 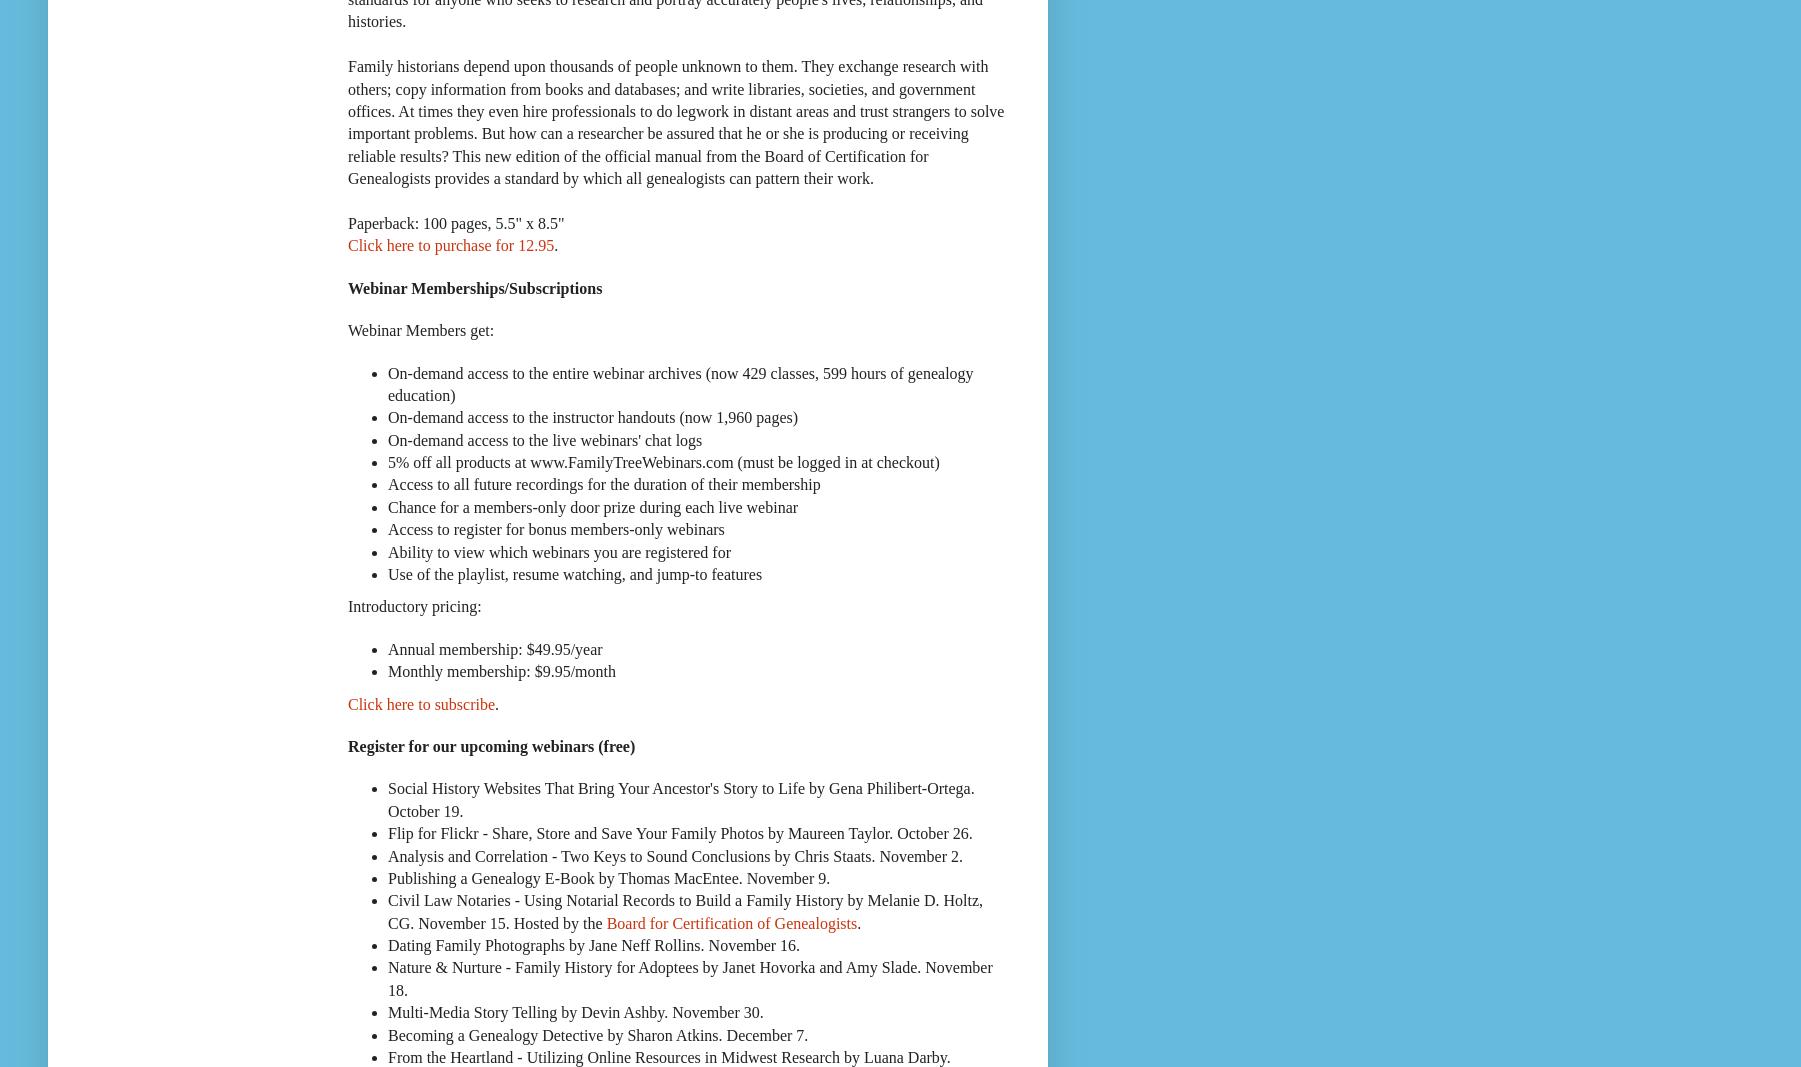 What do you see at coordinates (662, 461) in the screenshot?
I see `'5% off all products at www.FamilyTreeWebinars.com (must be logged in at checkout)'` at bounding box center [662, 461].